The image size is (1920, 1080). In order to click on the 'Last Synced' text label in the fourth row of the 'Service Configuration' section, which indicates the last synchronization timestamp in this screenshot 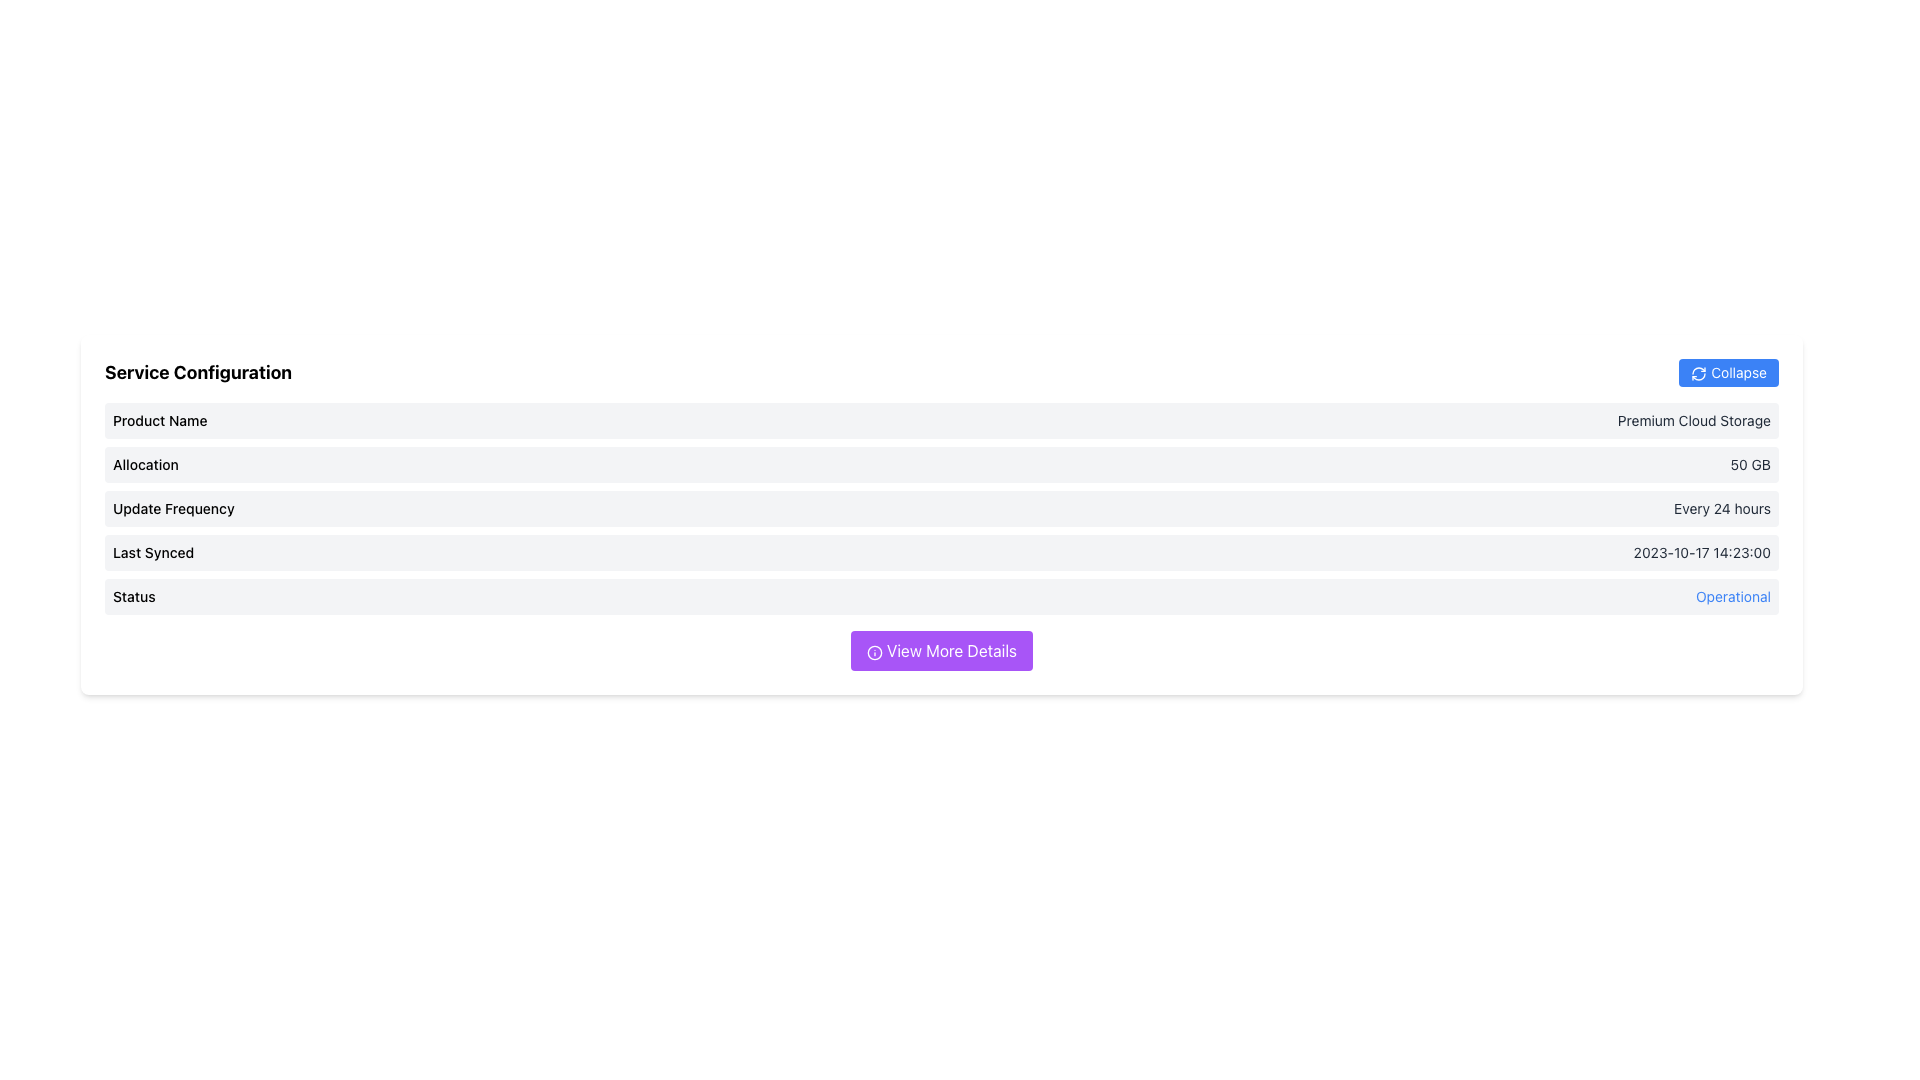, I will do `click(152, 552)`.